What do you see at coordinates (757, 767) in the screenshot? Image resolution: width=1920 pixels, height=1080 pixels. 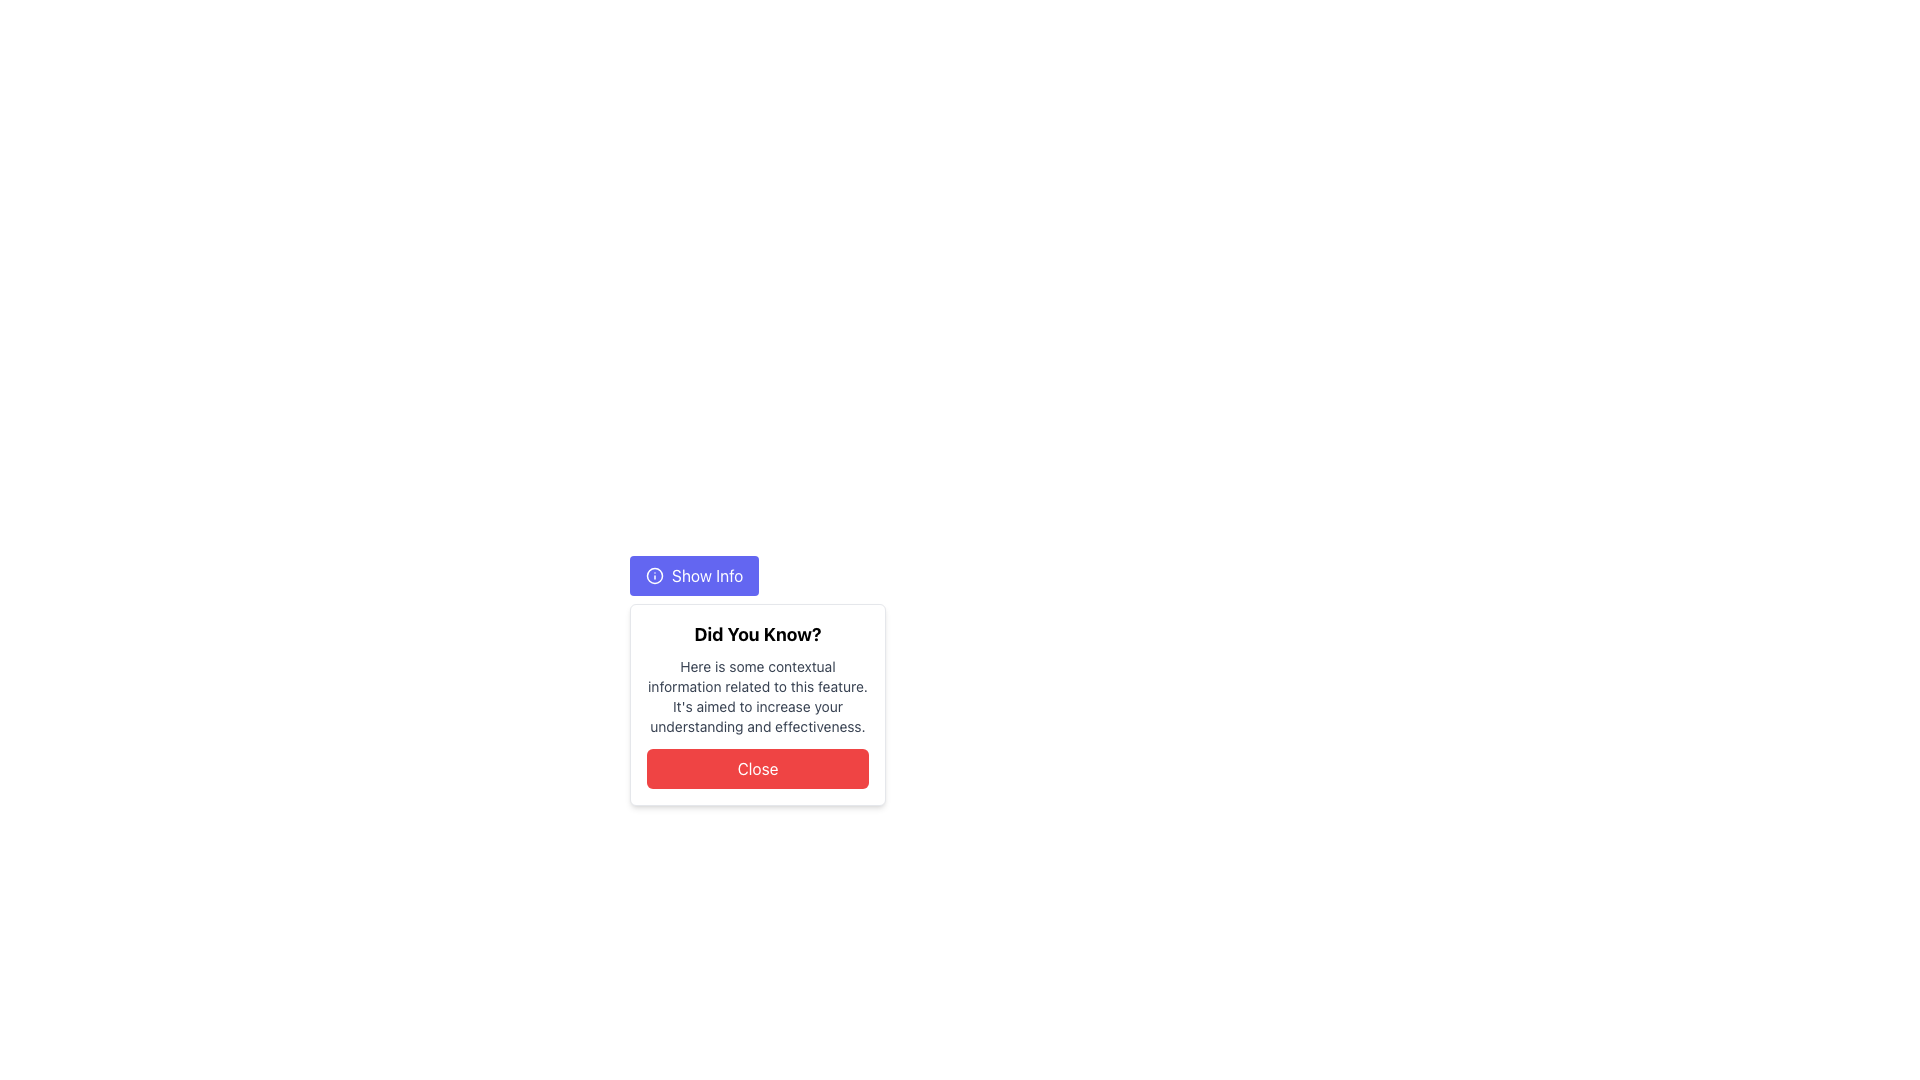 I see `the 'Close' button with a red background and white text` at bounding box center [757, 767].